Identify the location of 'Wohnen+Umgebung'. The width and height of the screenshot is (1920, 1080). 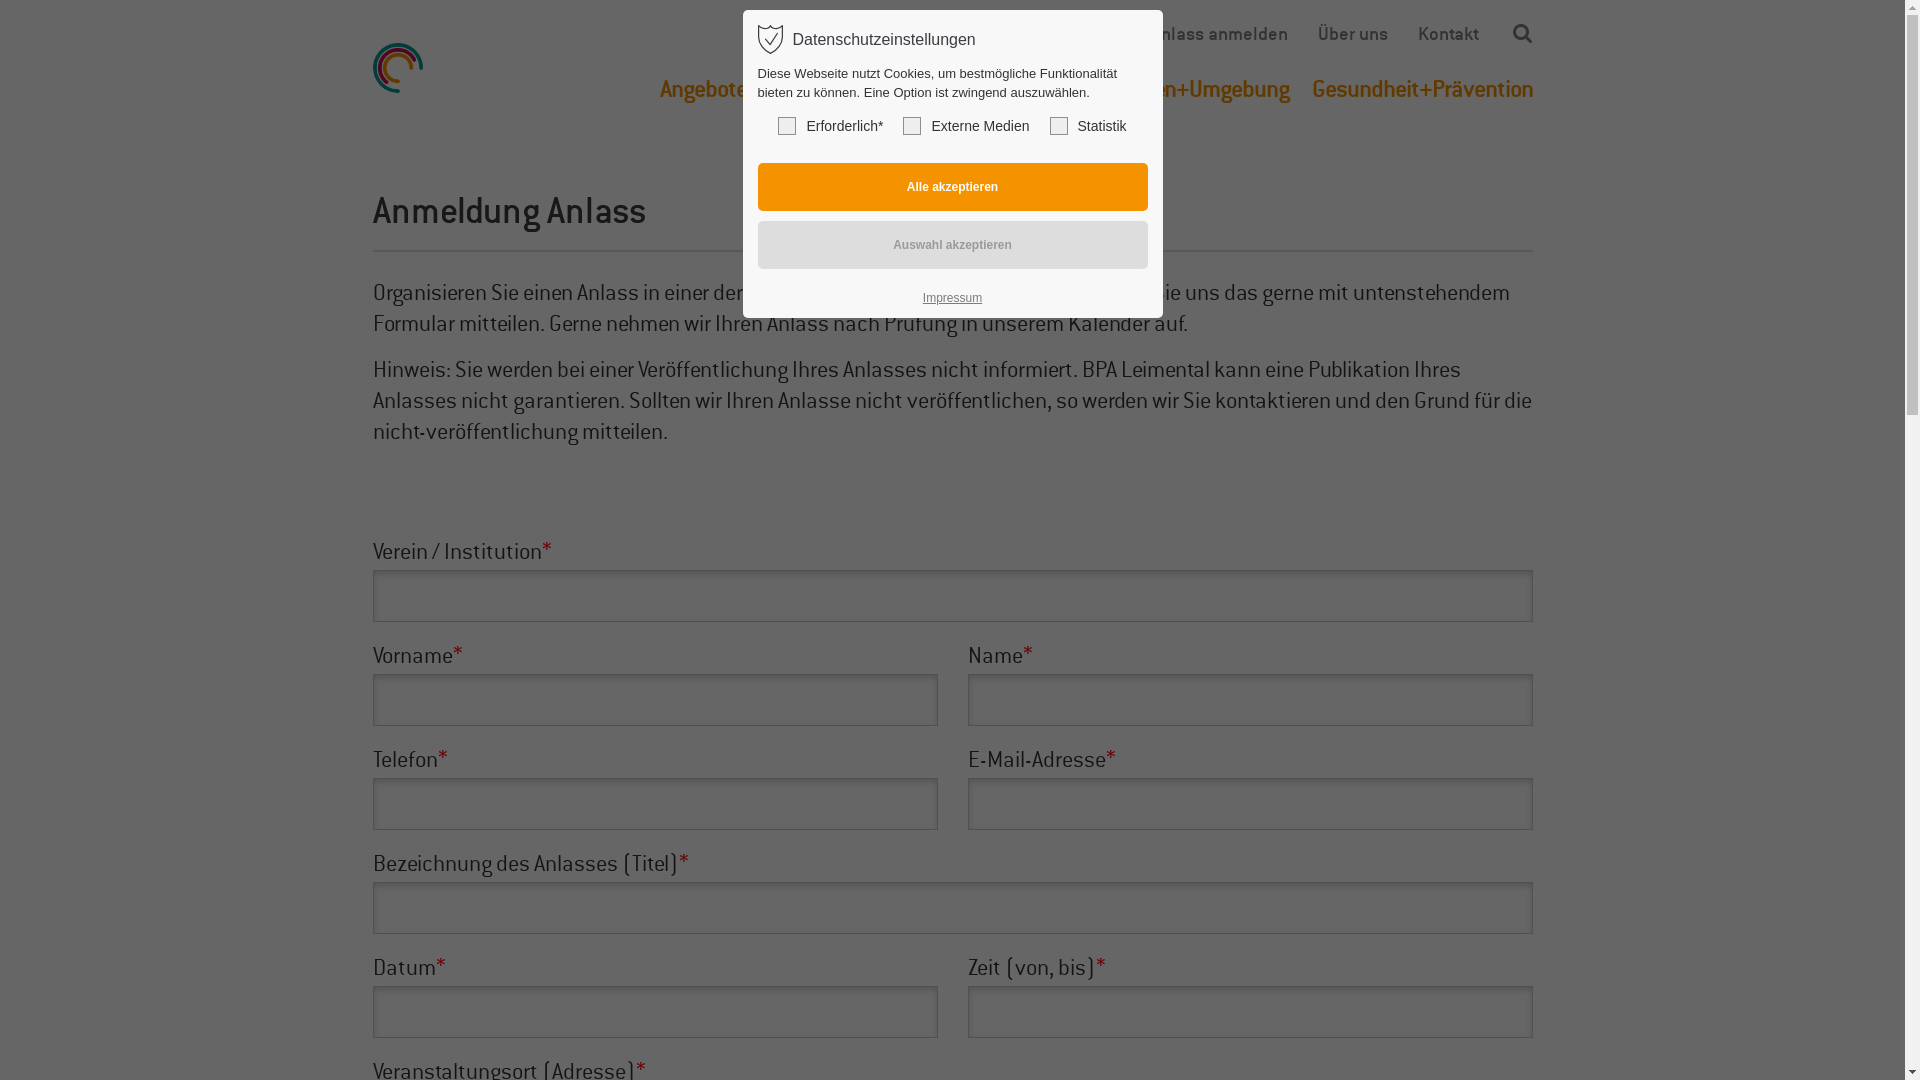
(1195, 88).